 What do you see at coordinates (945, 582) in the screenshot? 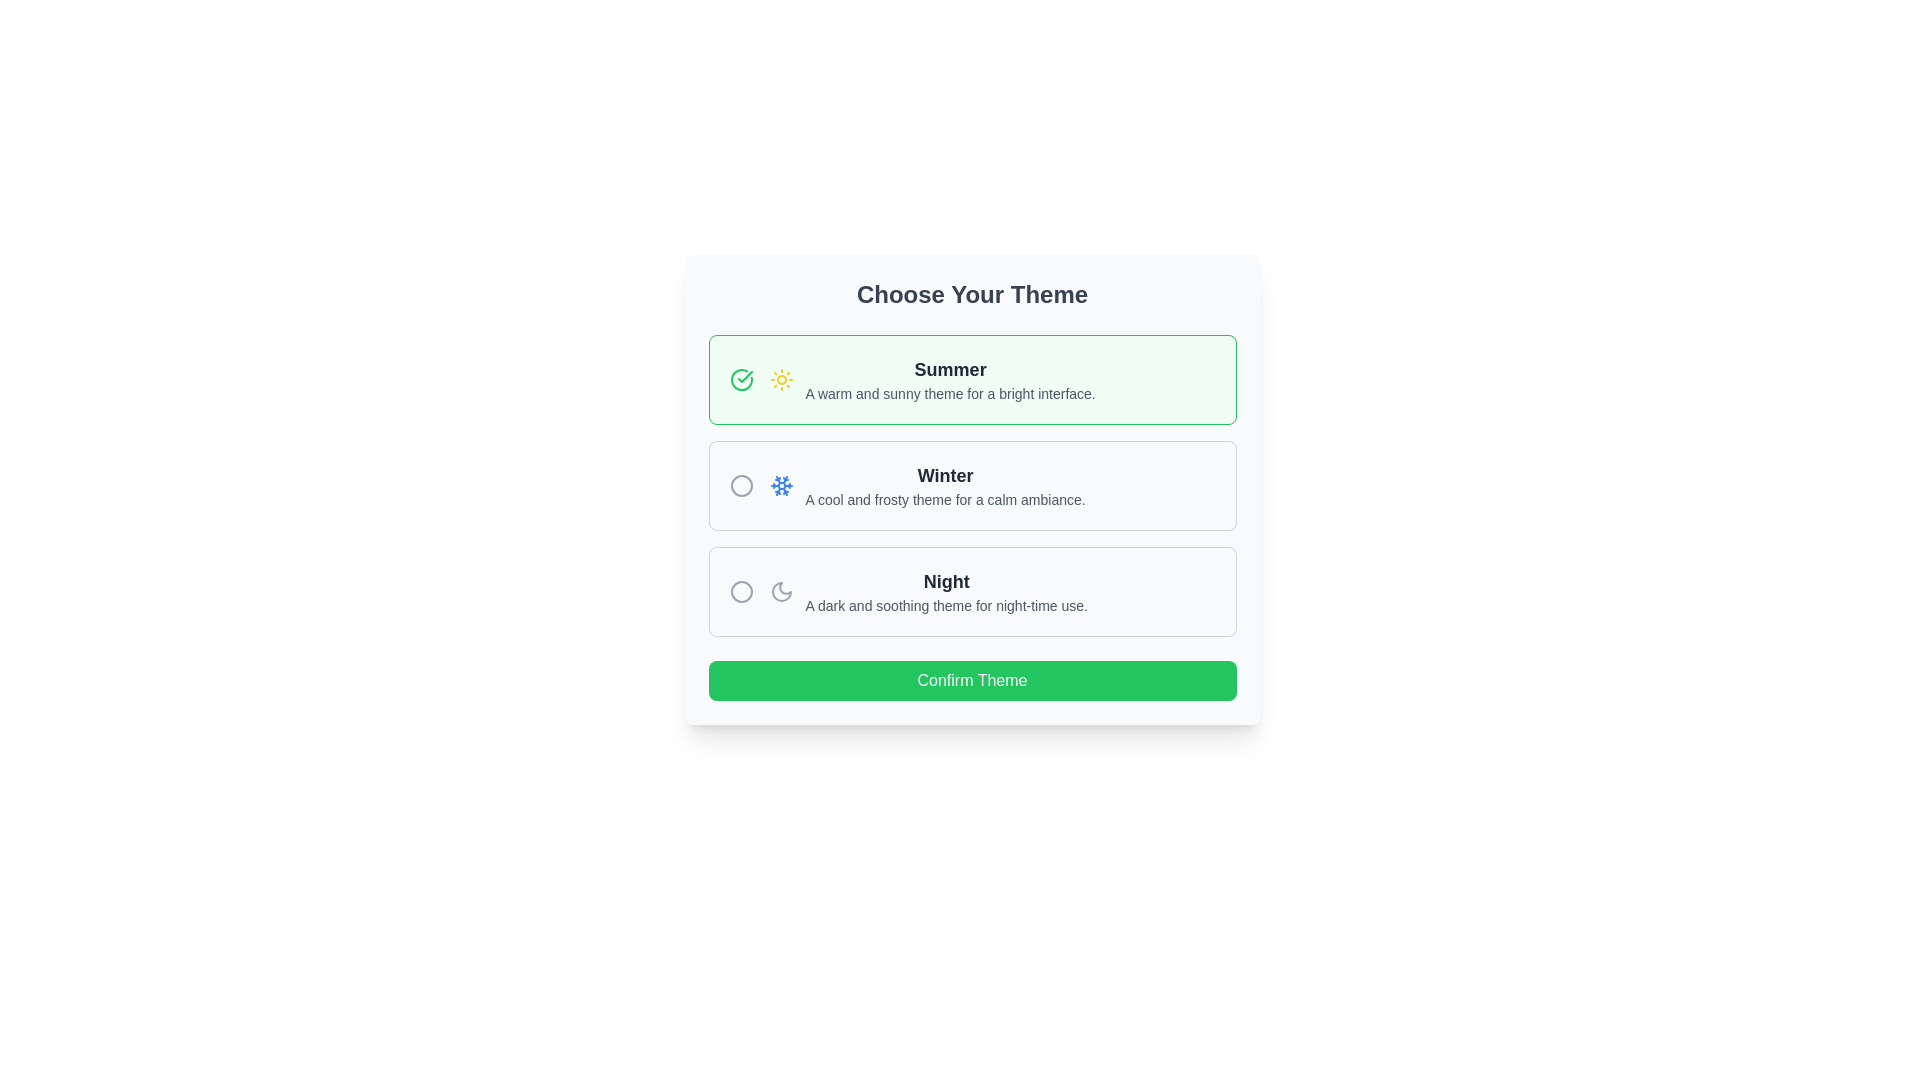
I see `the text label displaying 'Night' in bold, large-sized dark gray font, which serves as the title for a selectable theme option beneath the 'Winter' theme option` at bounding box center [945, 582].